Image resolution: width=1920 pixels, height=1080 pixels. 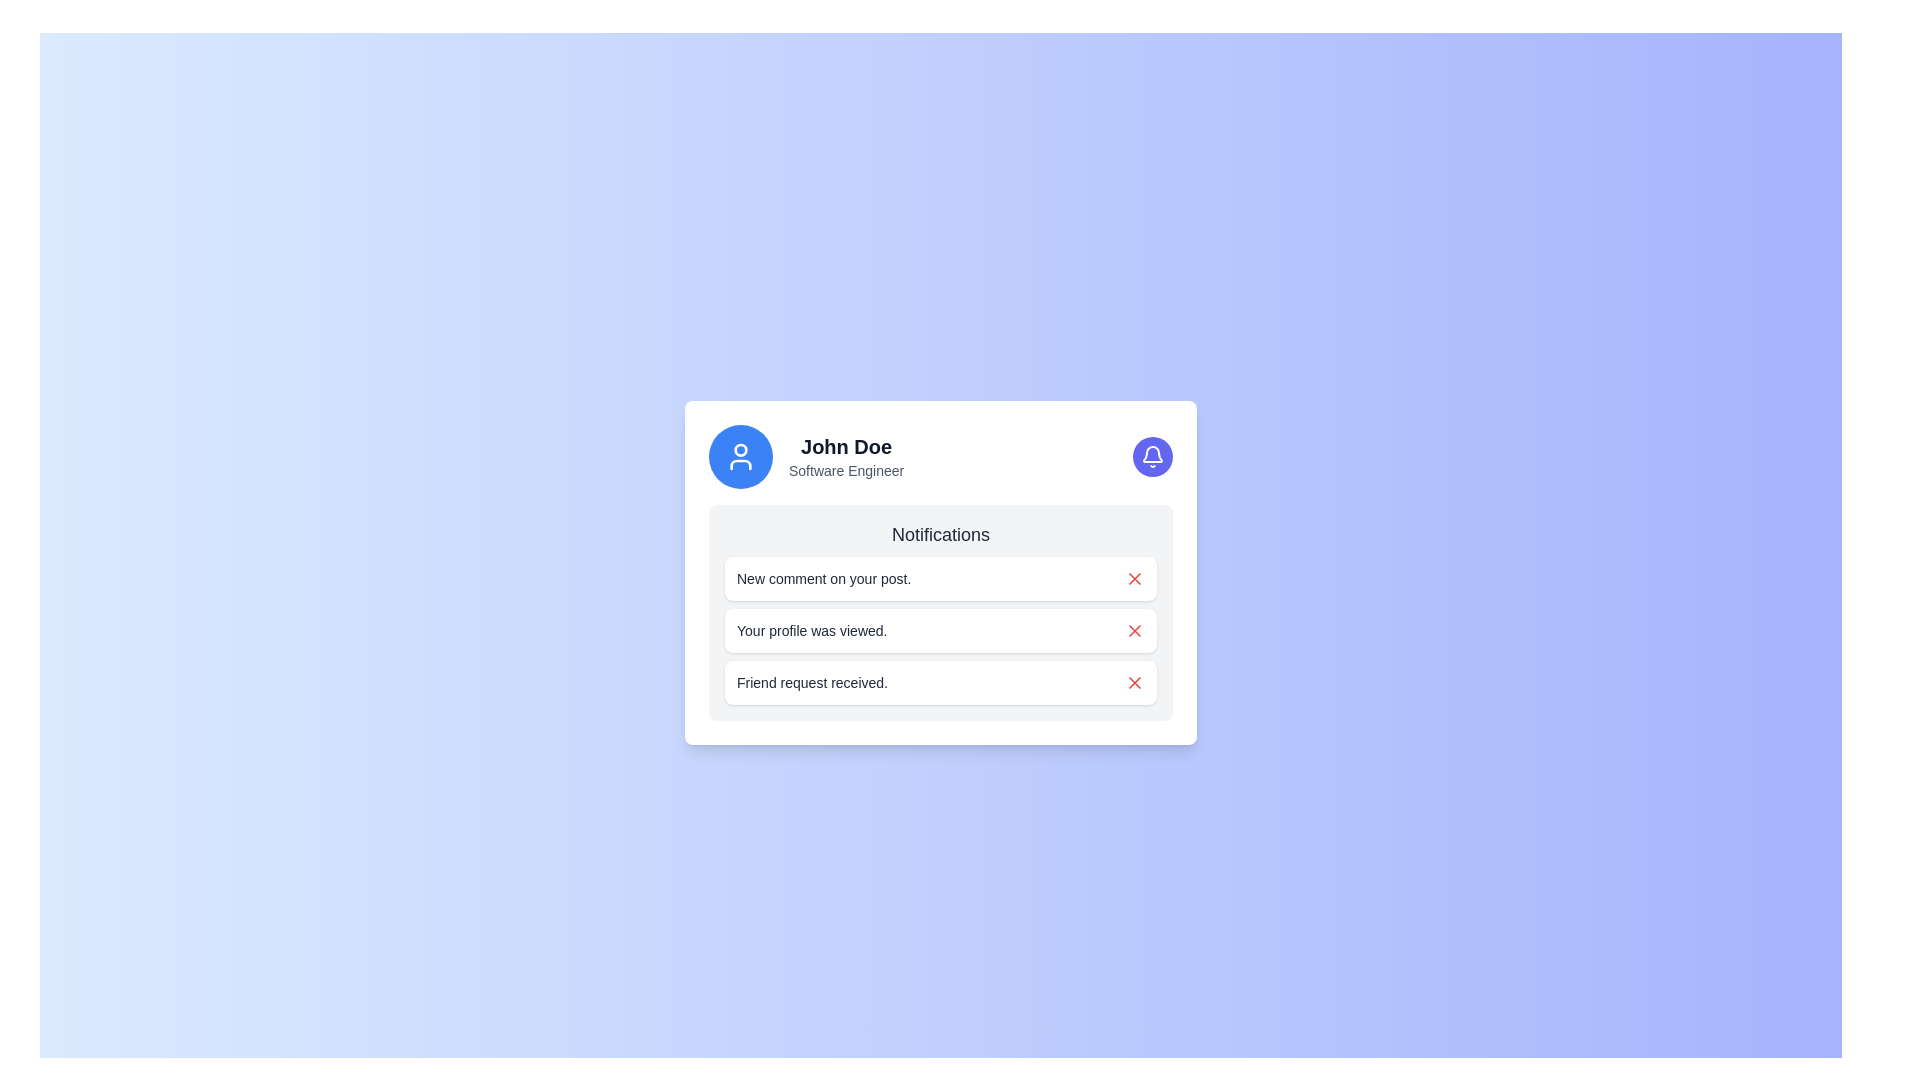 What do you see at coordinates (812, 631) in the screenshot?
I see `the text label that displays 'Your profile was viewed.' in a notification card under the 'Notifications' header` at bounding box center [812, 631].